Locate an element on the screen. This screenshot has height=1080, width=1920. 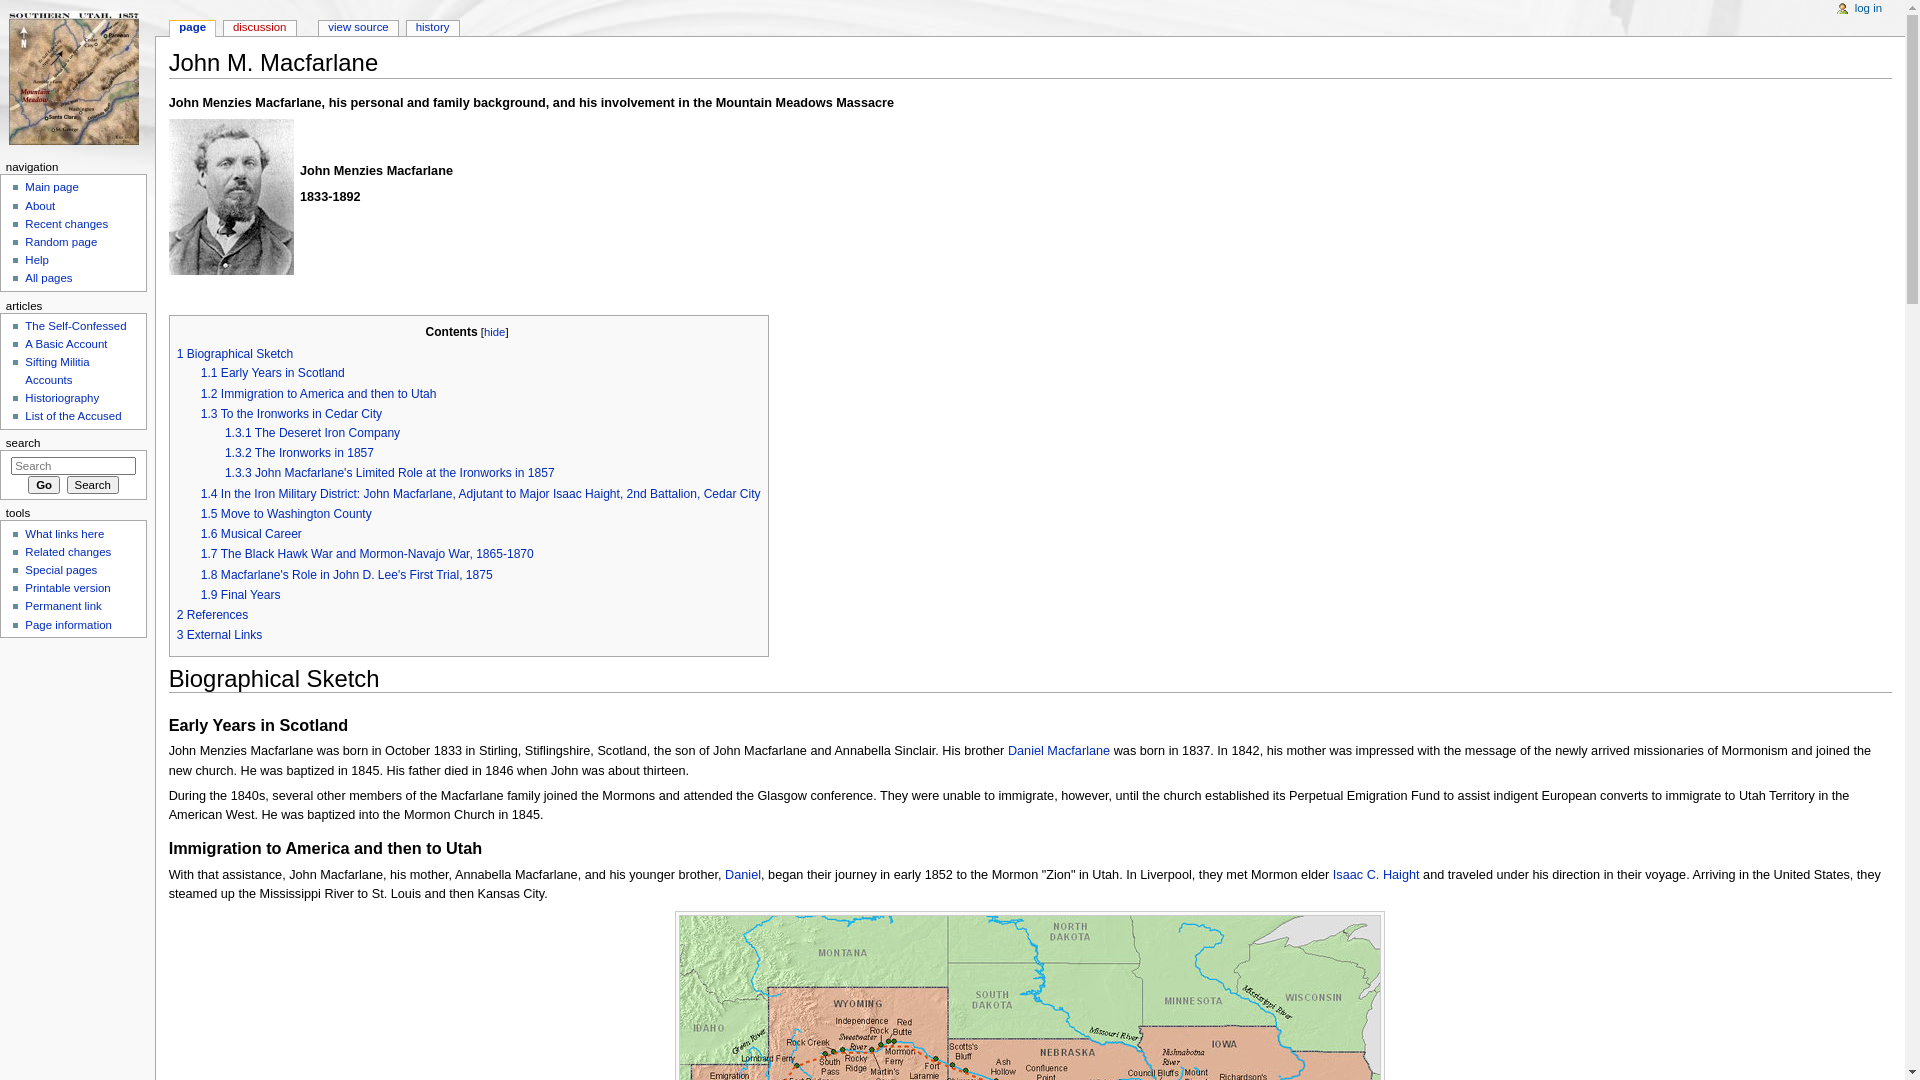
'A Basic Account' is located at coordinates (66, 342).